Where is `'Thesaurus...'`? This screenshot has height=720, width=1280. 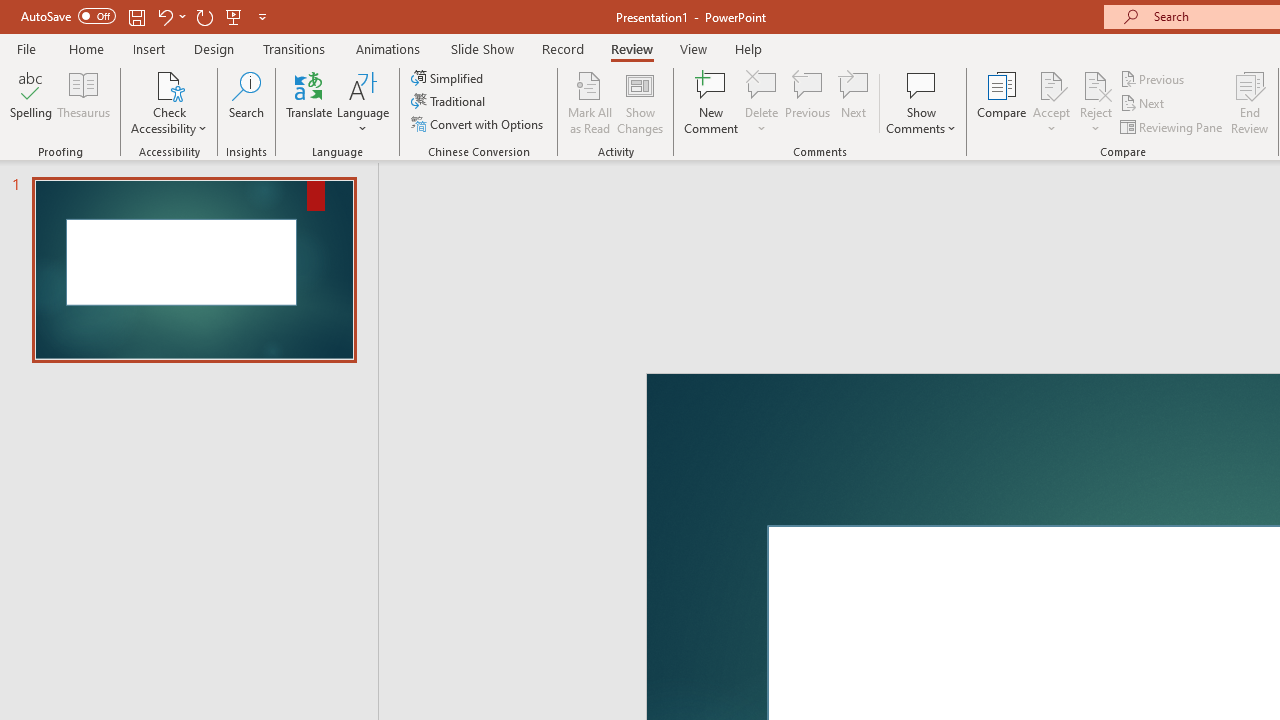 'Thesaurus...' is located at coordinates (82, 103).